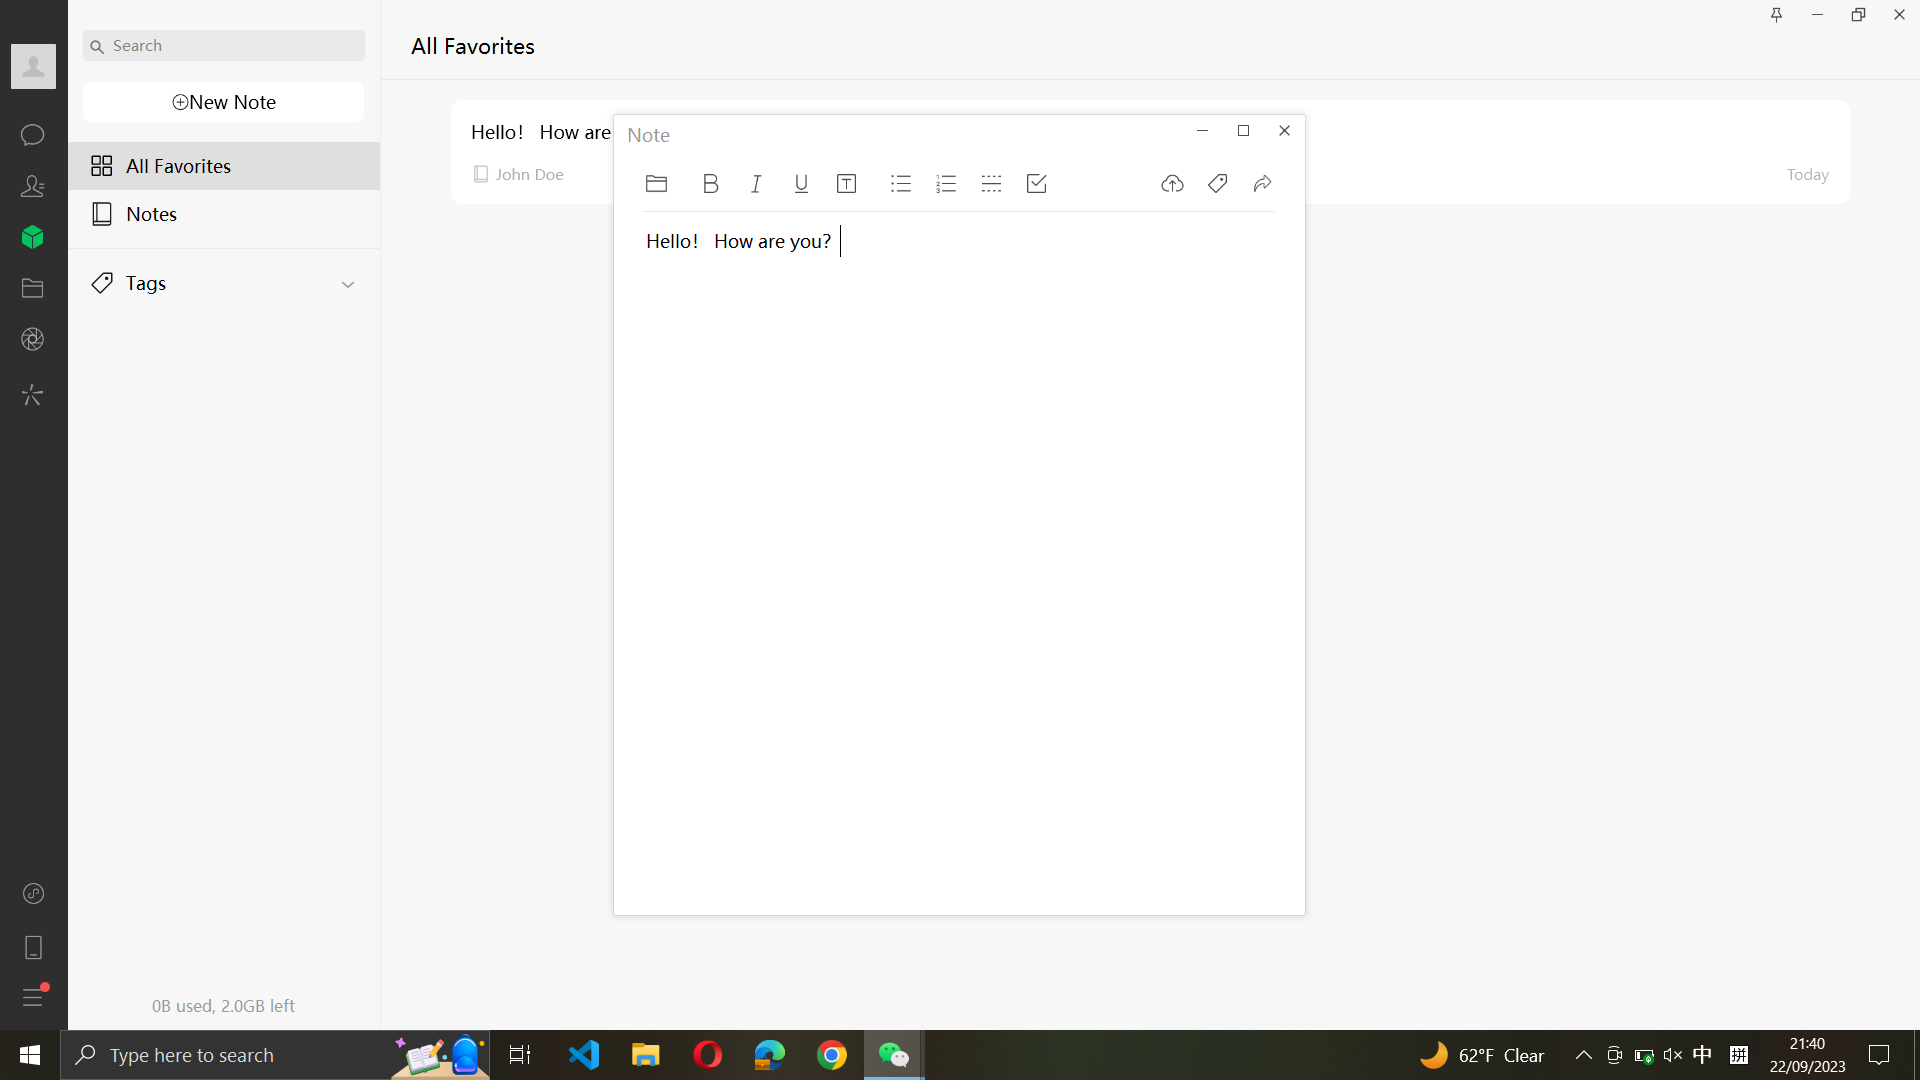  What do you see at coordinates (1242, 128) in the screenshot?
I see `Expand the current note window to full screen` at bounding box center [1242, 128].